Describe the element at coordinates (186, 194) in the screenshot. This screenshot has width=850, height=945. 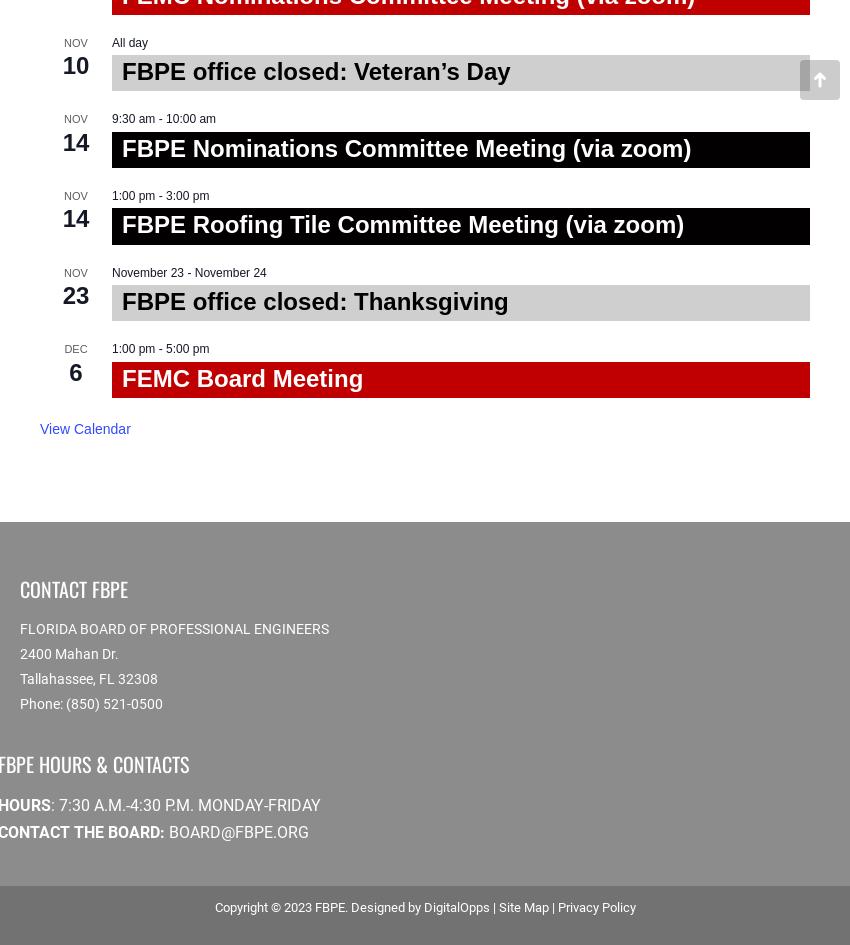
I see `'3:00 pm'` at that location.